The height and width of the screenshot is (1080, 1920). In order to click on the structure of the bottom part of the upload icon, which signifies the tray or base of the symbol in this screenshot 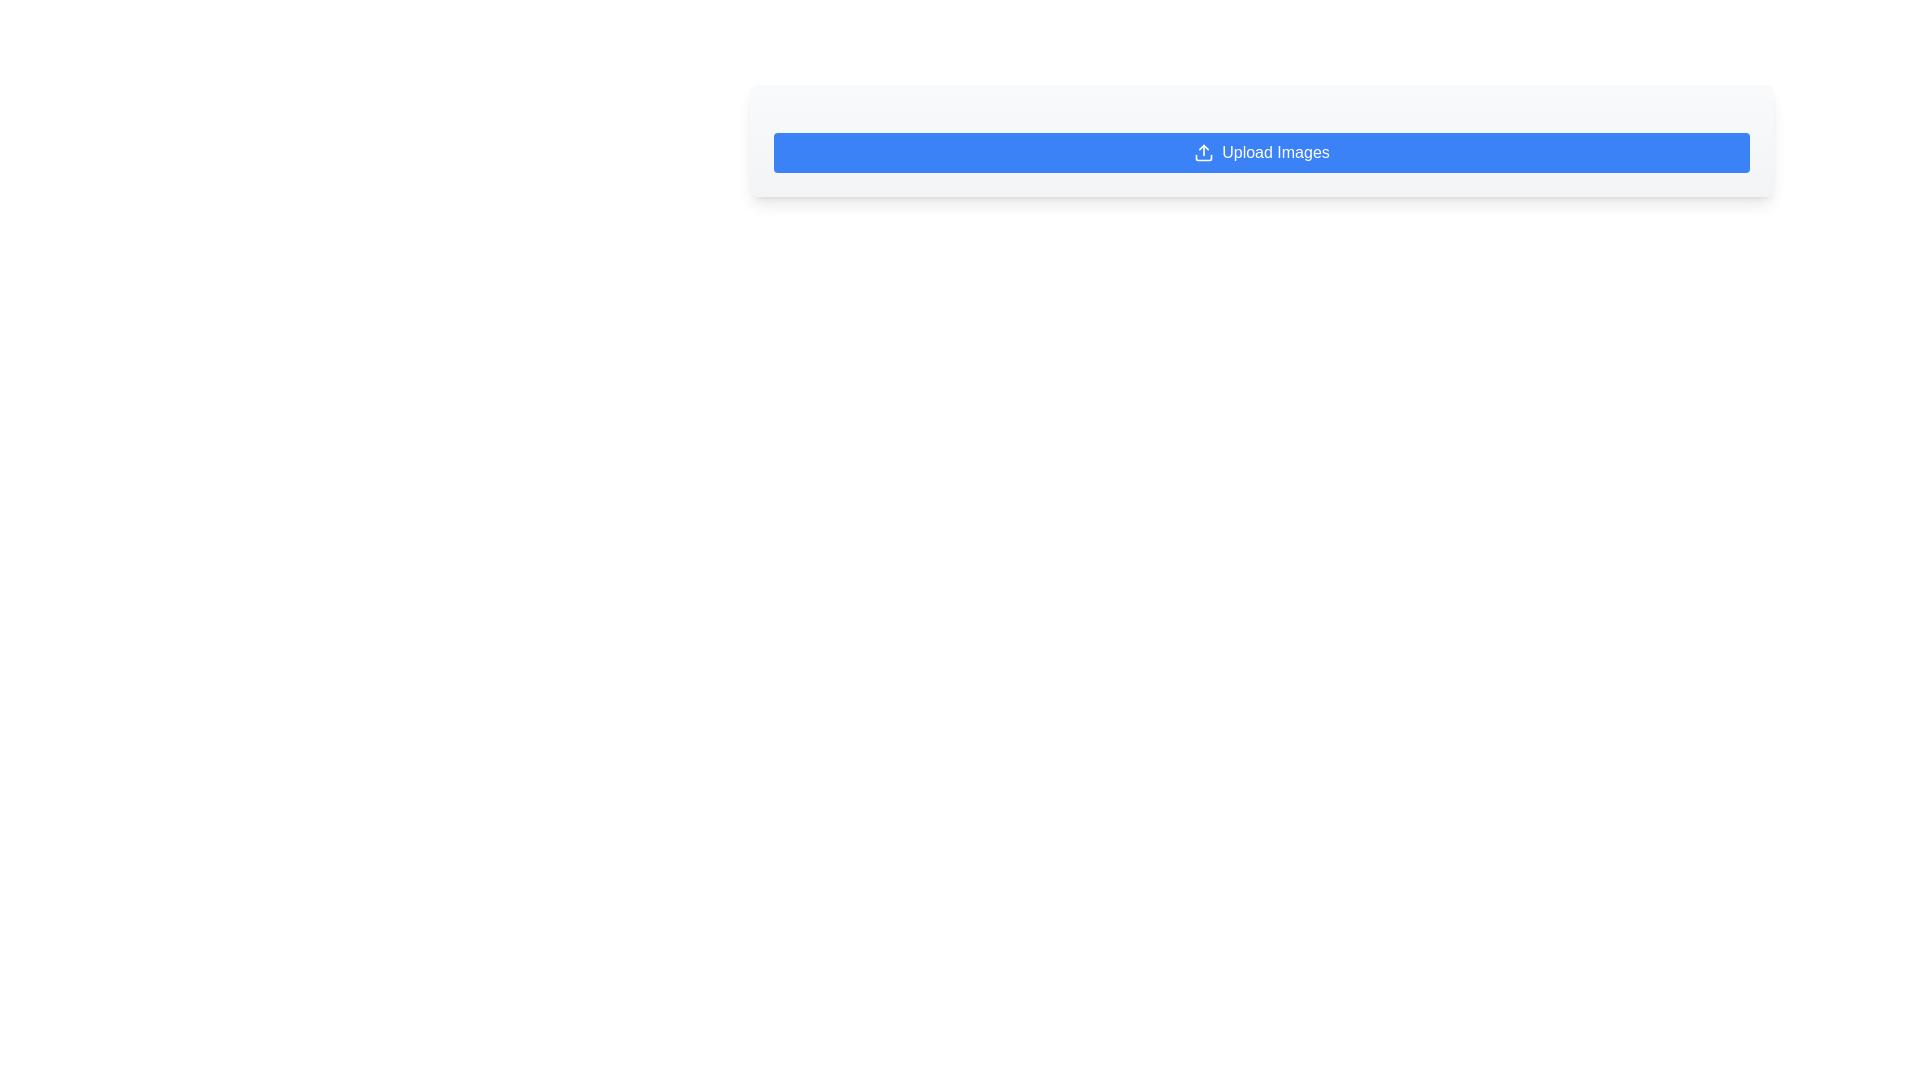, I will do `click(1203, 157)`.